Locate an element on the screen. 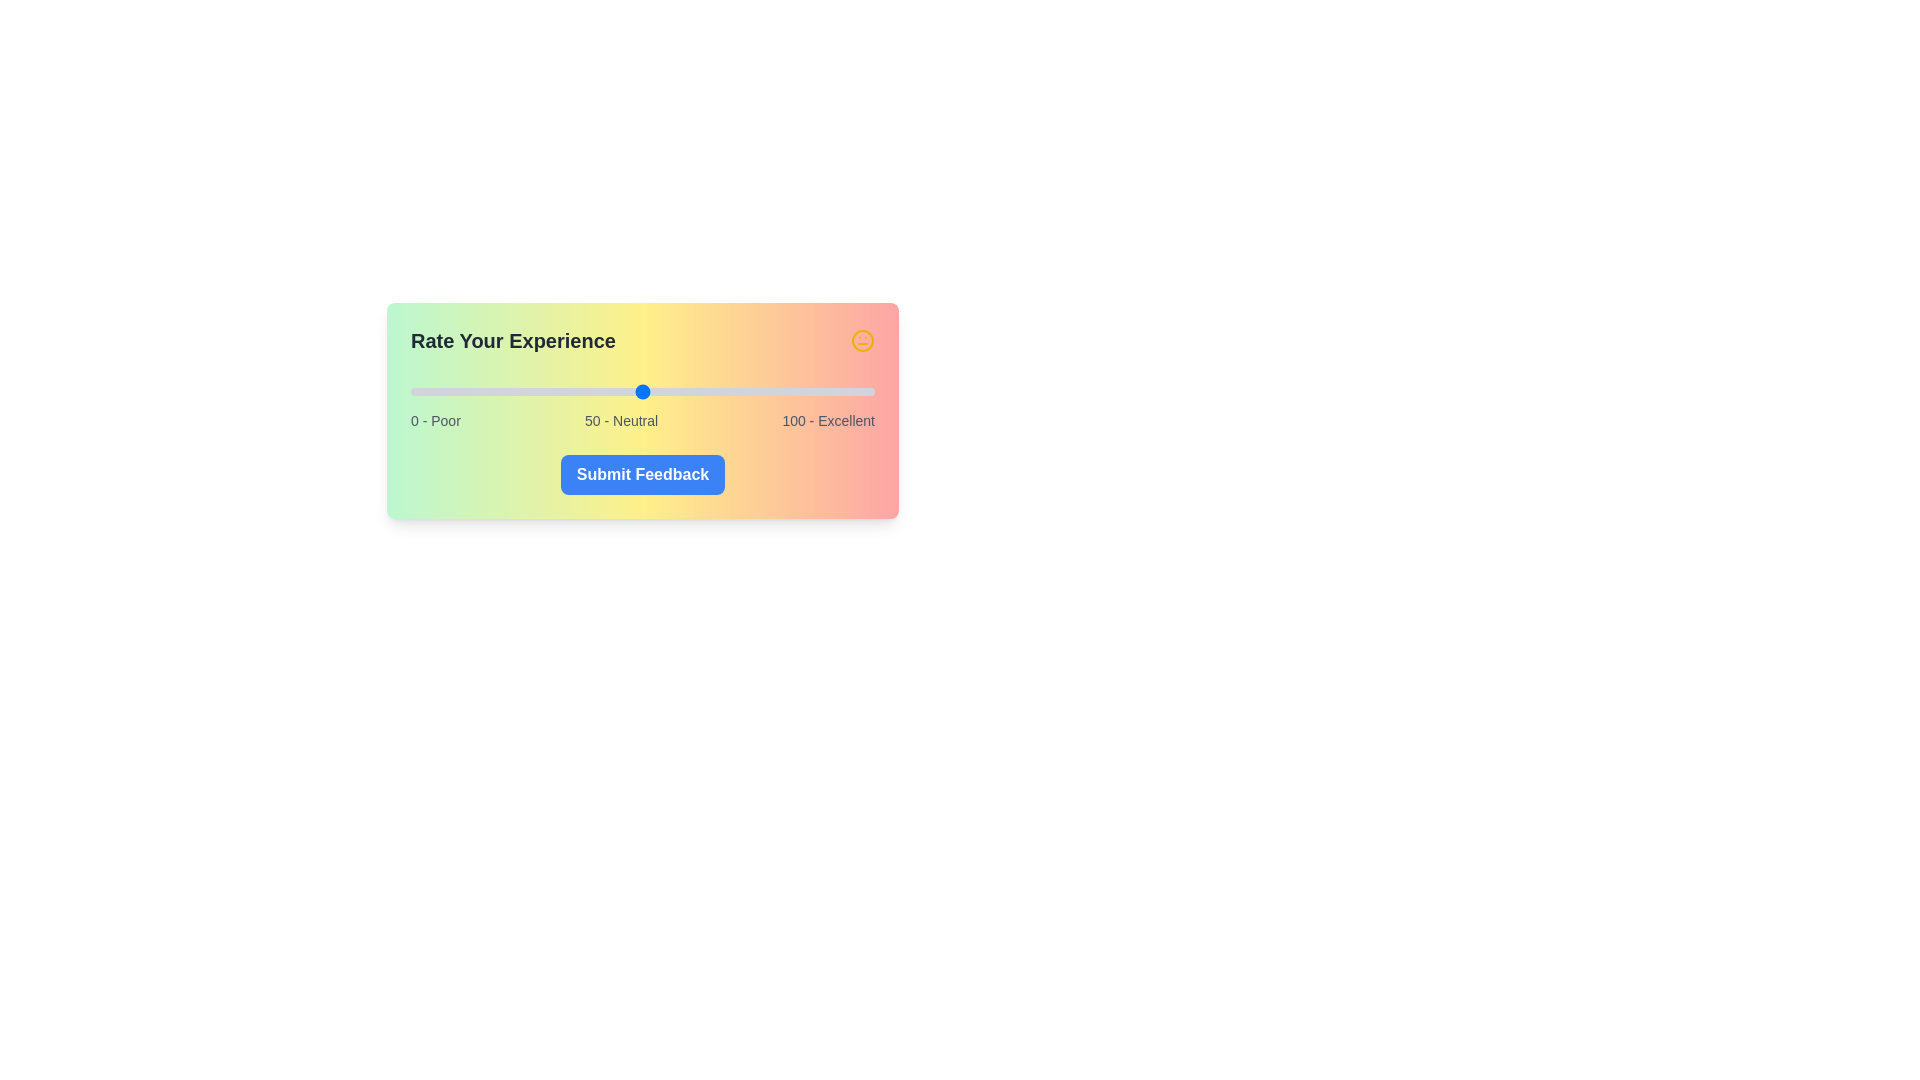  the satisfaction slider to 9 value is located at coordinates (451, 392).